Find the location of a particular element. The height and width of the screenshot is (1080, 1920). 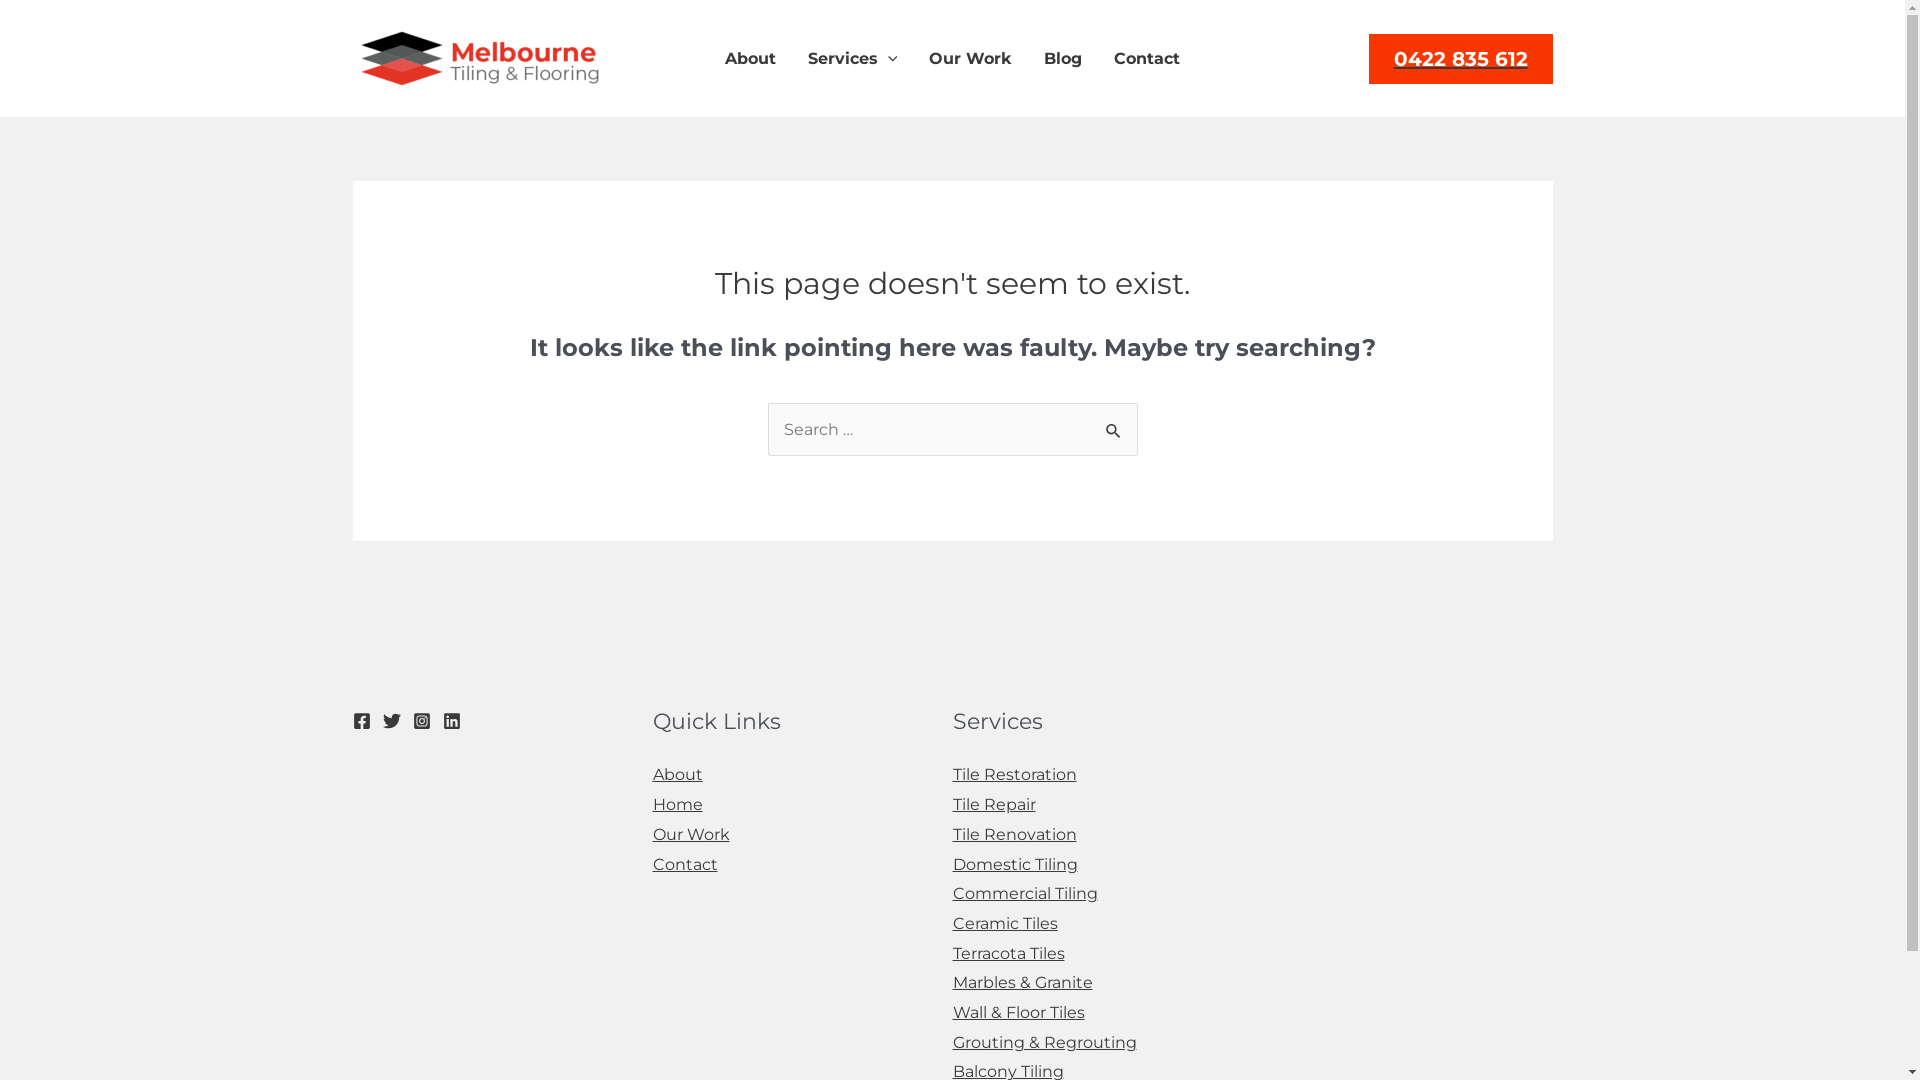

'Contact' is located at coordinates (684, 863).